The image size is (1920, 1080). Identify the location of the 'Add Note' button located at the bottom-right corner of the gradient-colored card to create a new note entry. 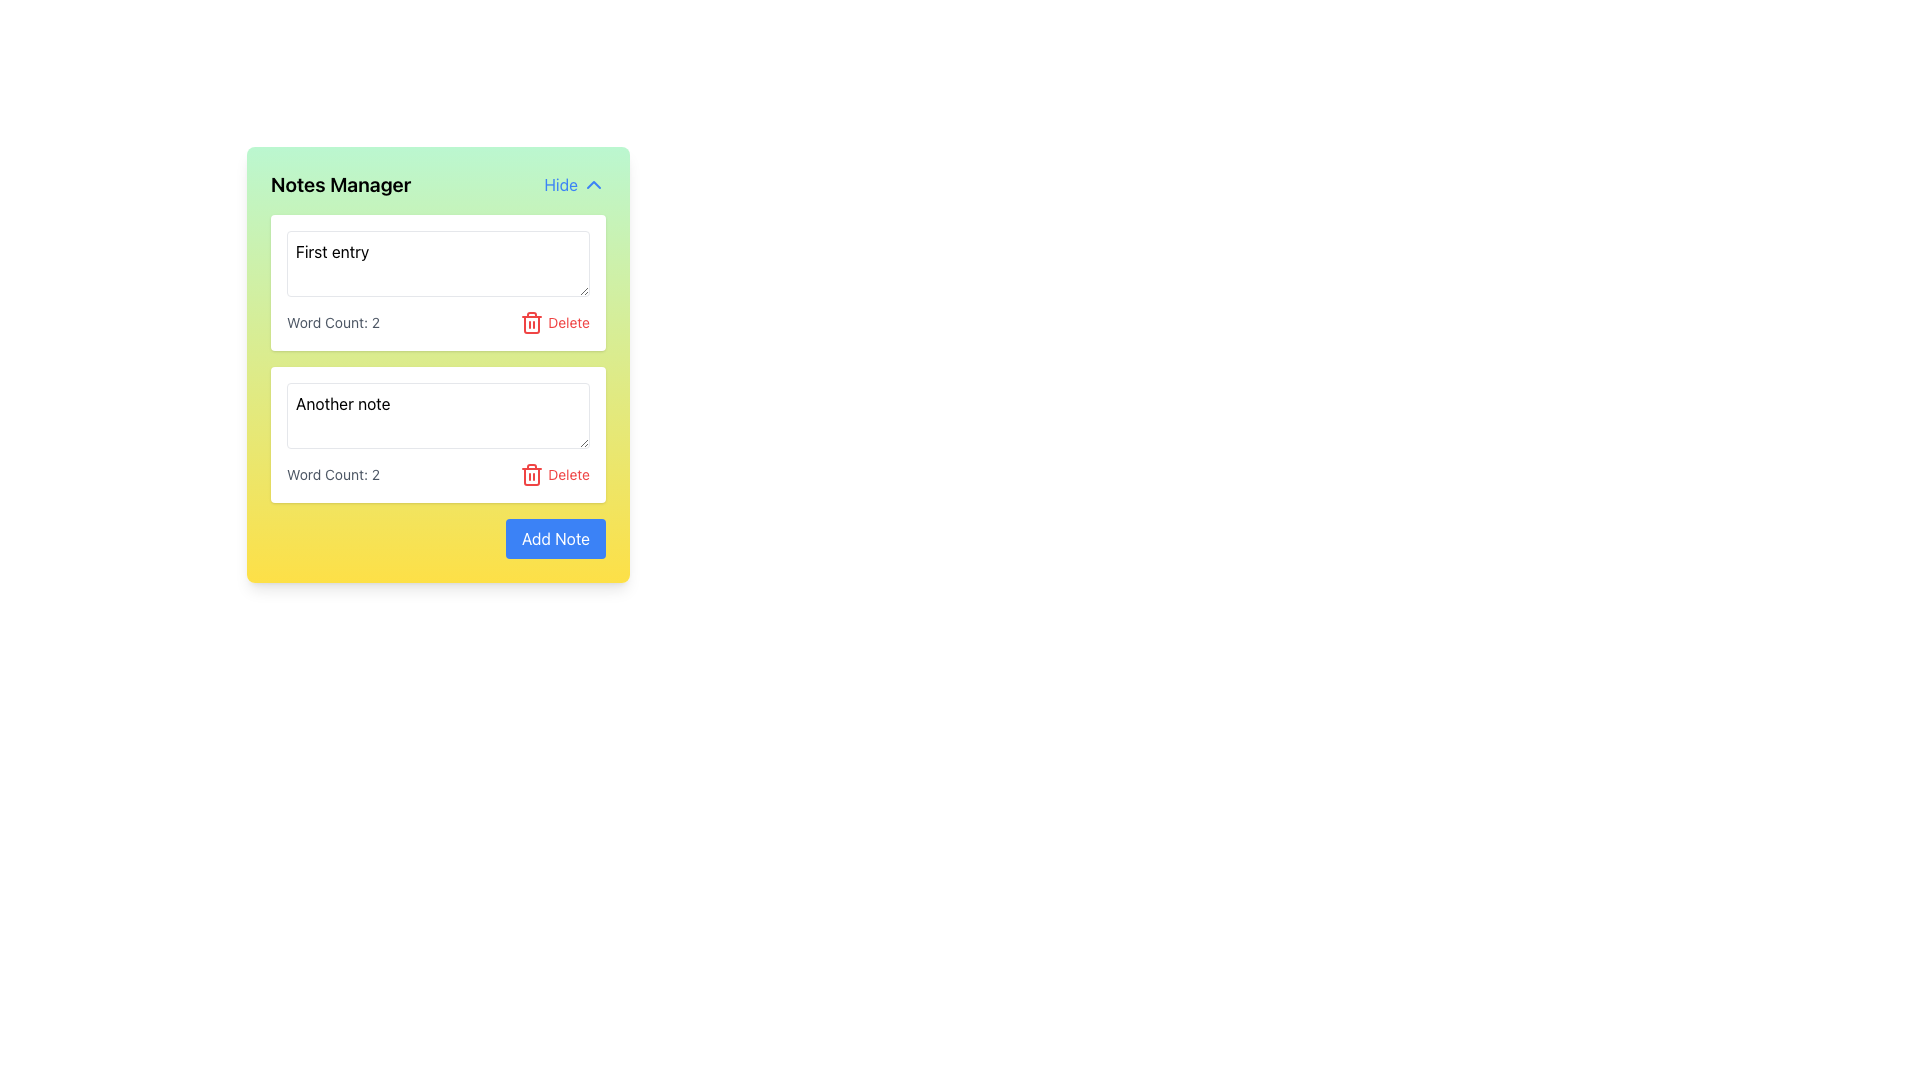
(555, 538).